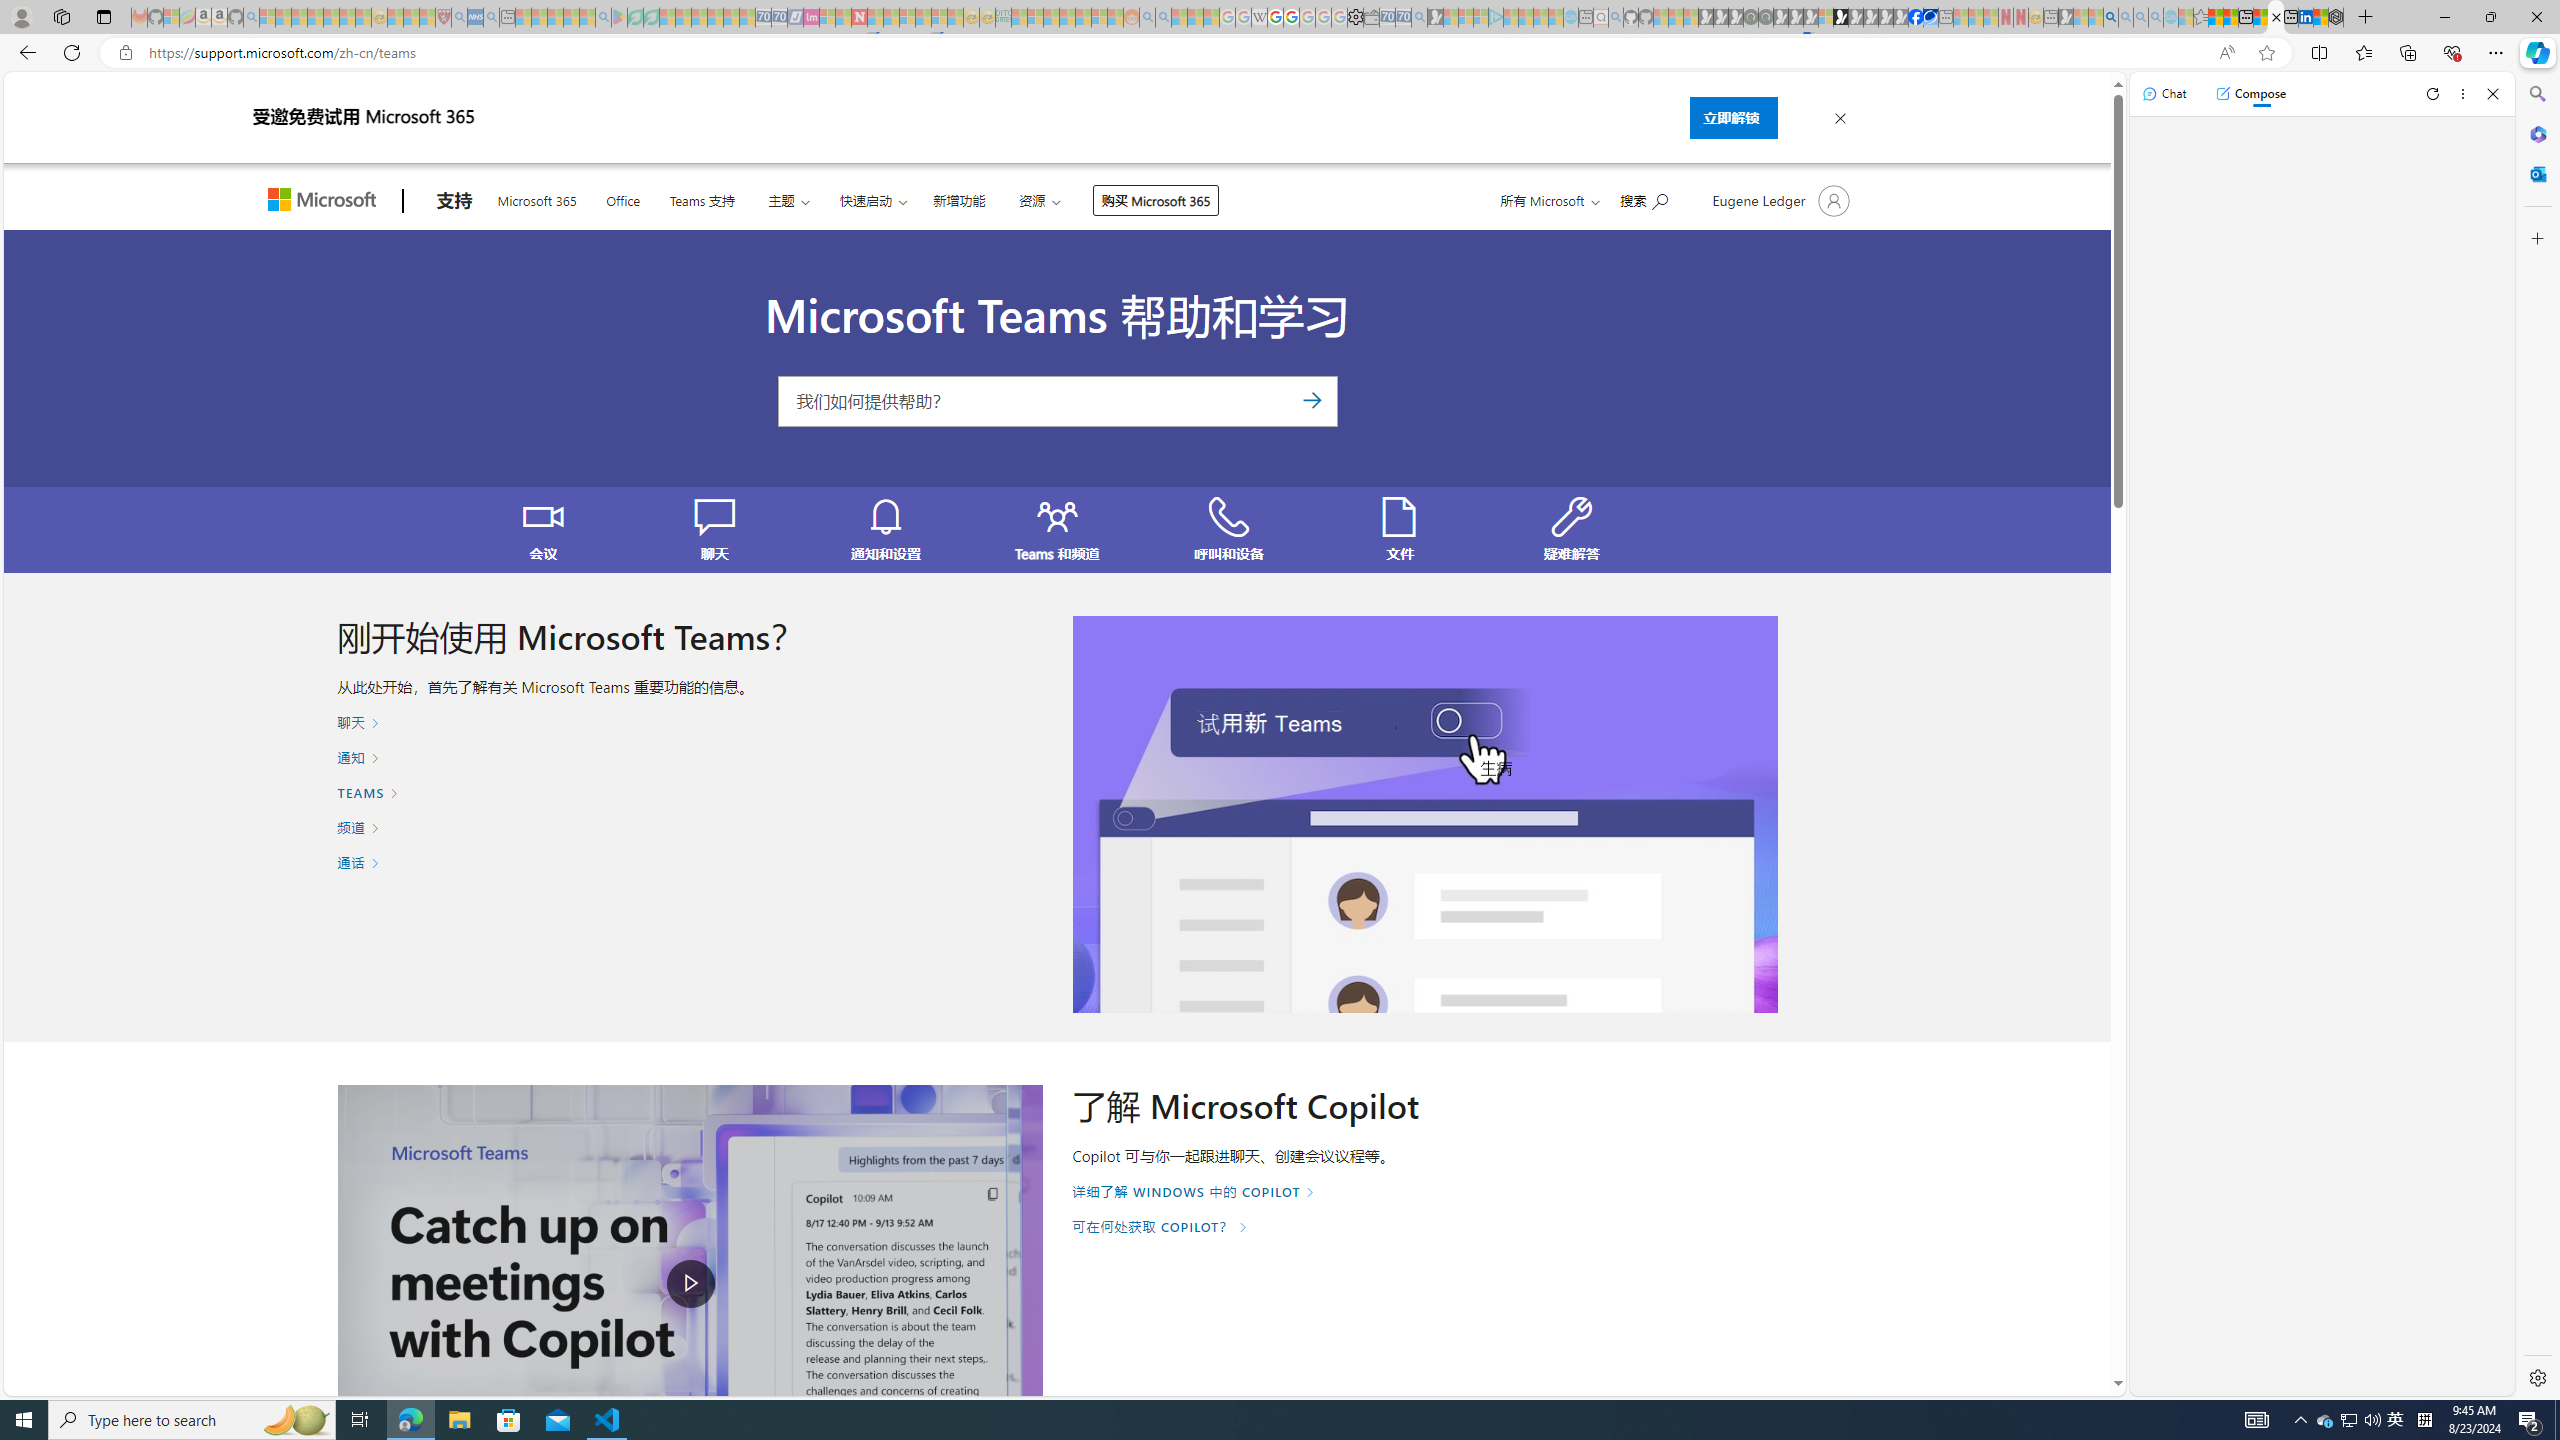 The height and width of the screenshot is (1440, 2560). Describe the element at coordinates (623, 199) in the screenshot. I see `'Office'` at that location.